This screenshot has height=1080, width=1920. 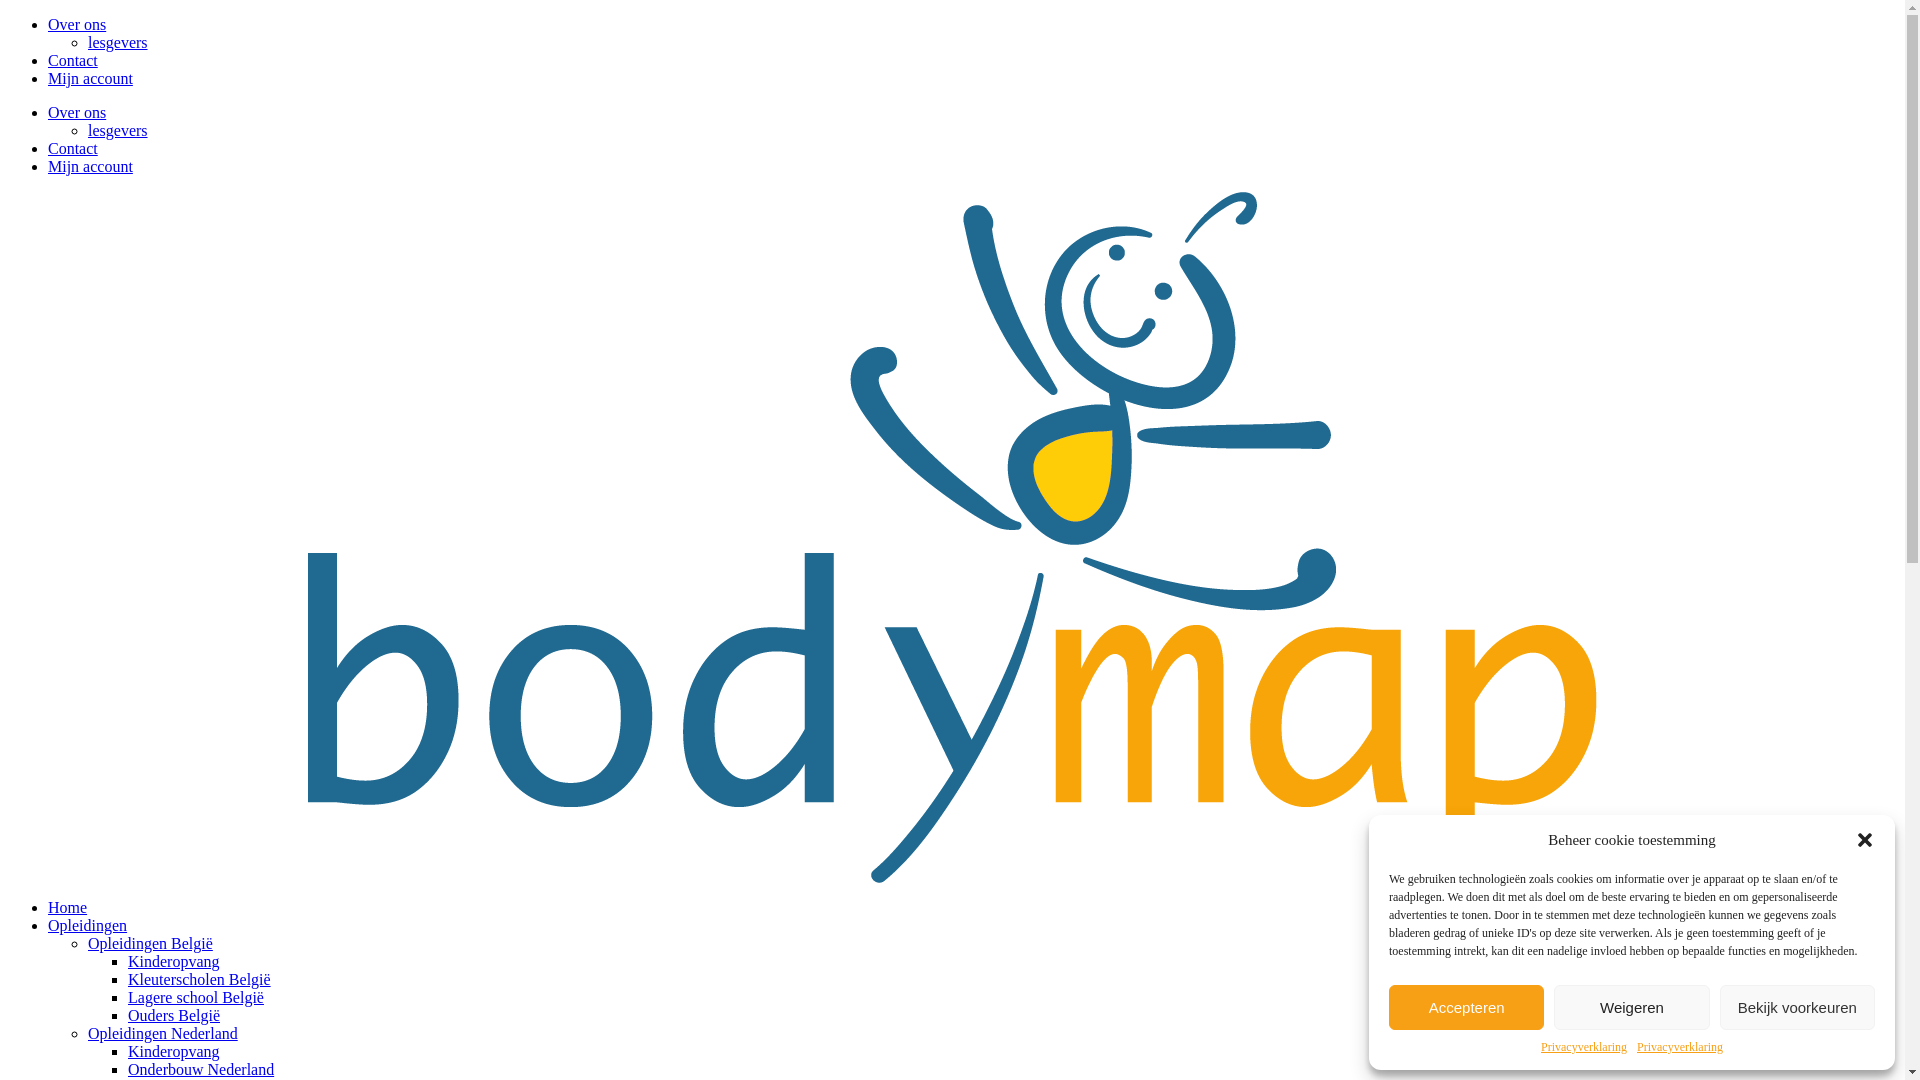 I want to click on 'Onderbouw Nederland', so click(x=127, y=1068).